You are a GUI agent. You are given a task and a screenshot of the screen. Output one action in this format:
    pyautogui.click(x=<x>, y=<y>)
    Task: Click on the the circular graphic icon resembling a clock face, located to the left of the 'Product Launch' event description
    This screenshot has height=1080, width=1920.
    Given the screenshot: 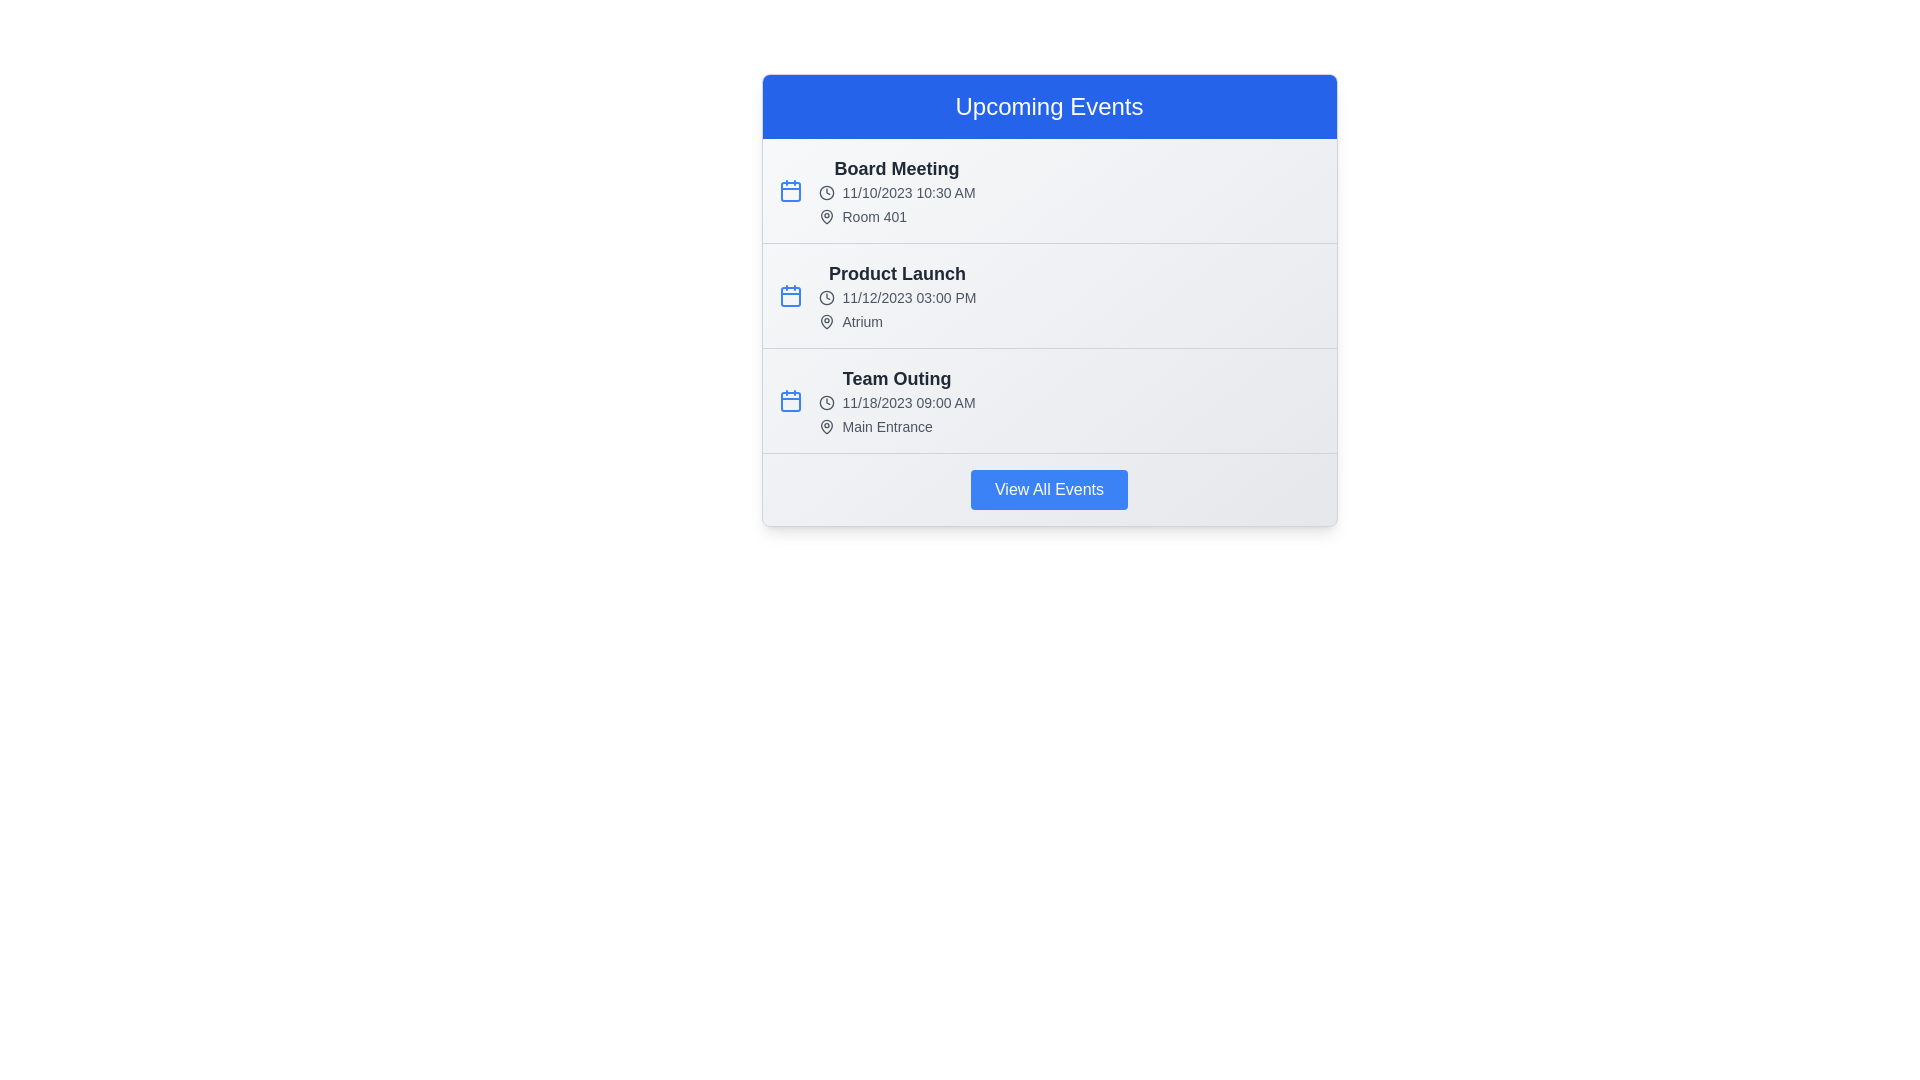 What is the action you would take?
    pyautogui.click(x=826, y=297)
    